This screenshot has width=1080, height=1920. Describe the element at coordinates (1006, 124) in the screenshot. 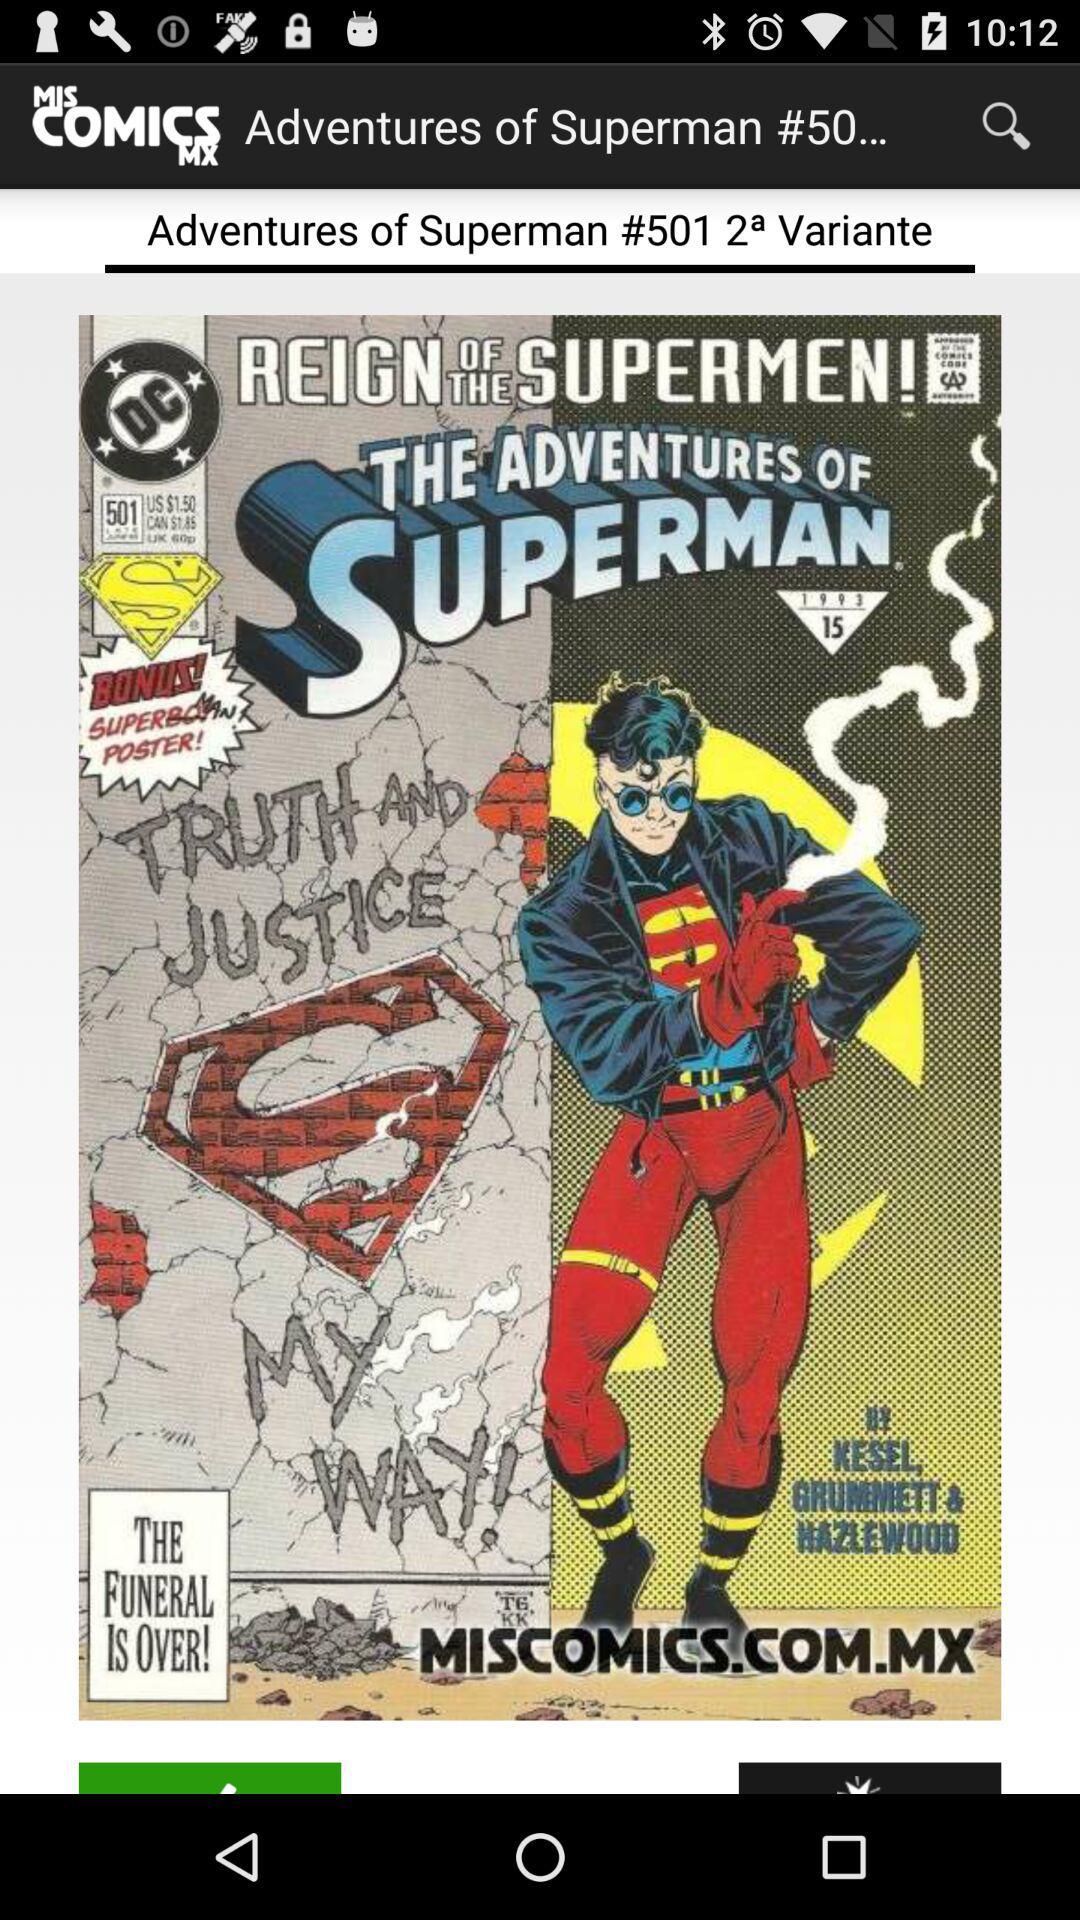

I see `icon above adventures of superman app` at that location.